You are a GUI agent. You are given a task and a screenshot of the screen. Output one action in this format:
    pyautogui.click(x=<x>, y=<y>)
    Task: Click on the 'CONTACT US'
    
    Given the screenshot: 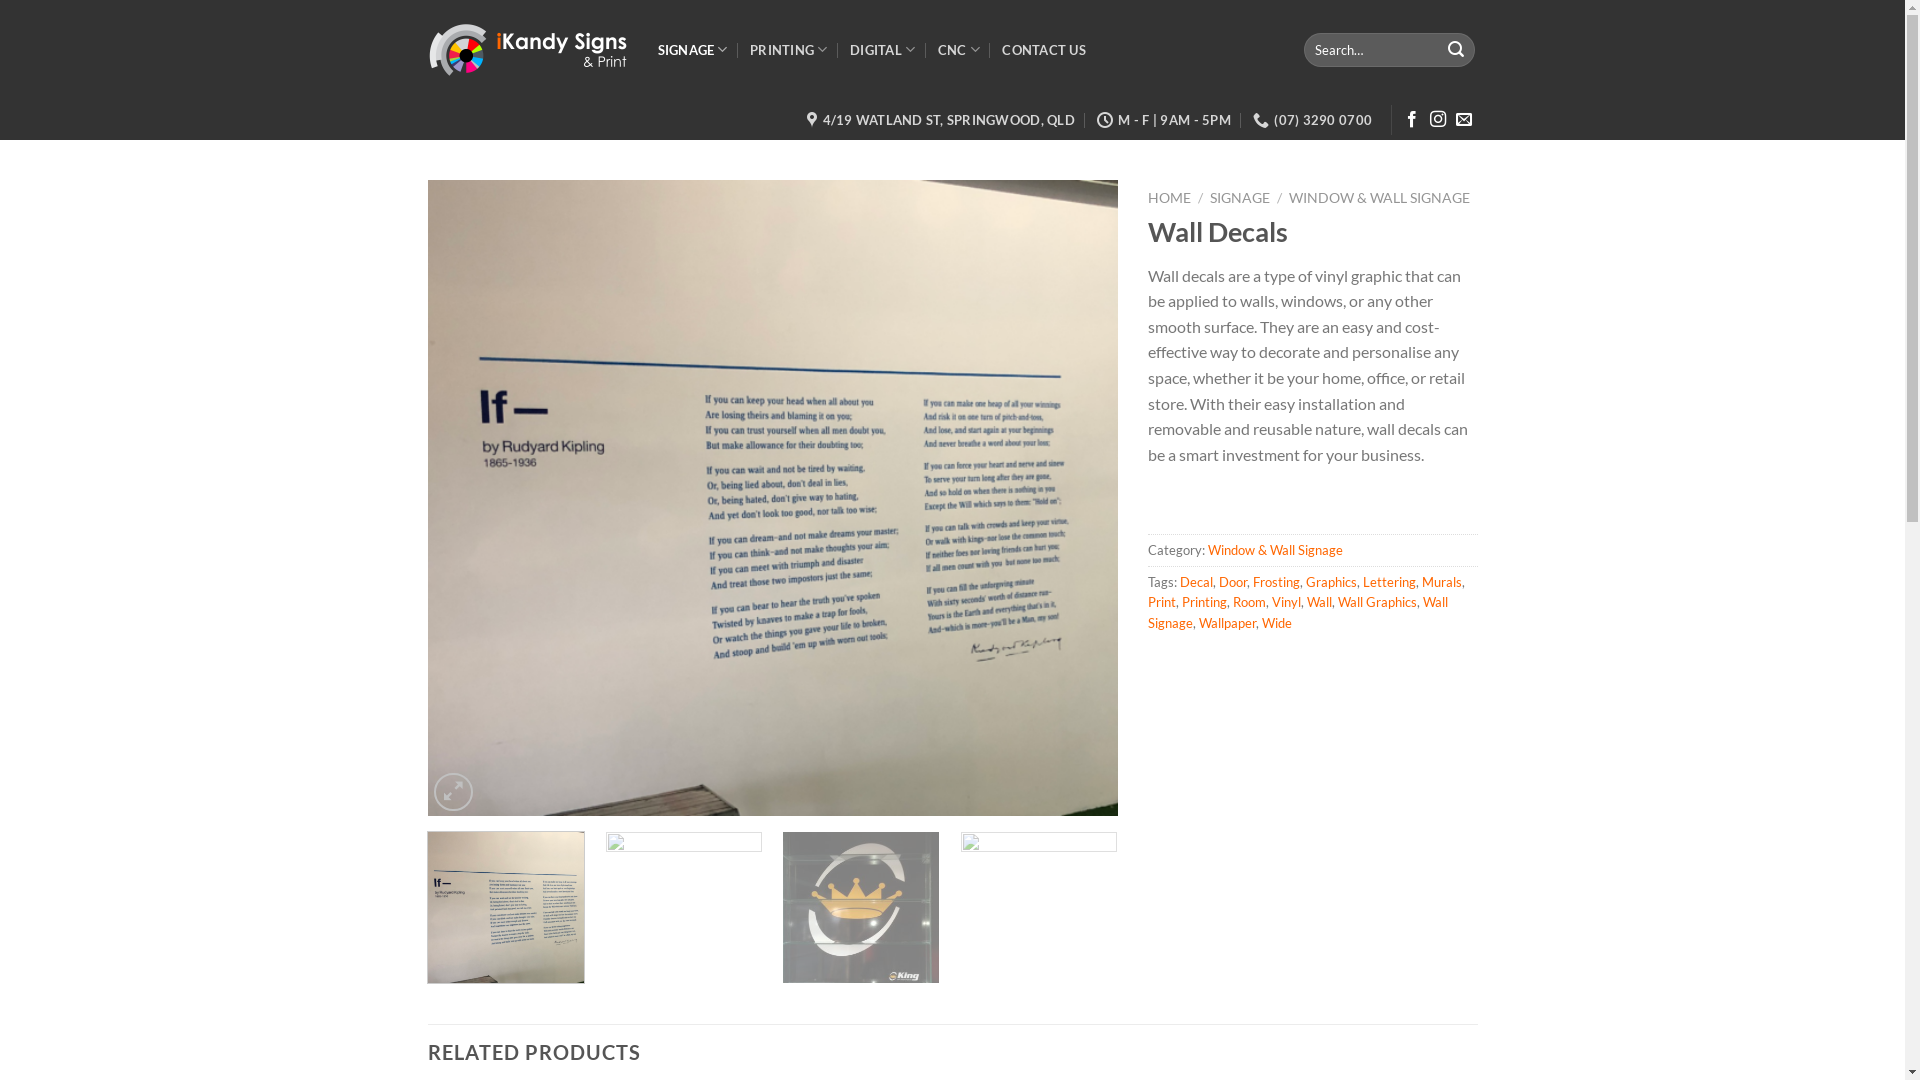 What is the action you would take?
    pyautogui.click(x=1042, y=49)
    